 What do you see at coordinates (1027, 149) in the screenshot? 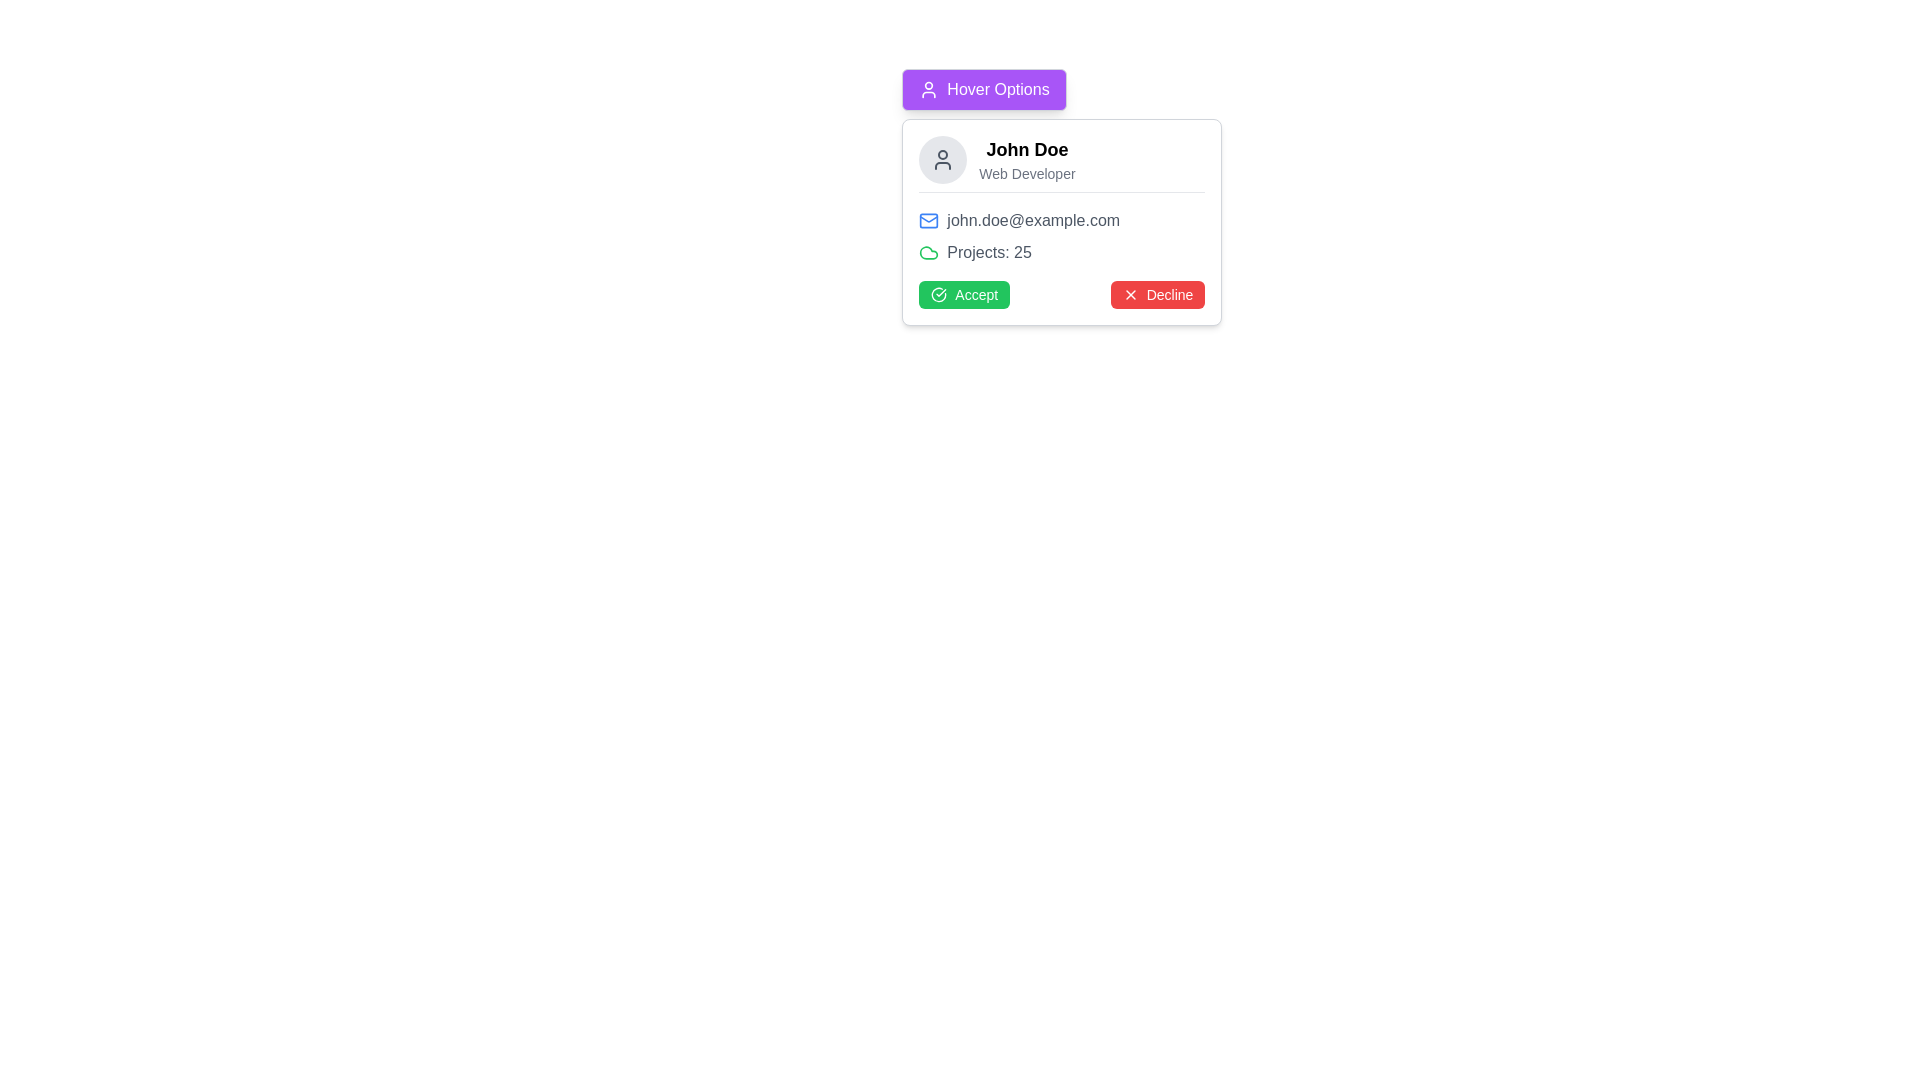
I see `the user name Text Label, which is the primary identifier for the user, positioned above the 'Web Developer' text within the user card interface` at bounding box center [1027, 149].